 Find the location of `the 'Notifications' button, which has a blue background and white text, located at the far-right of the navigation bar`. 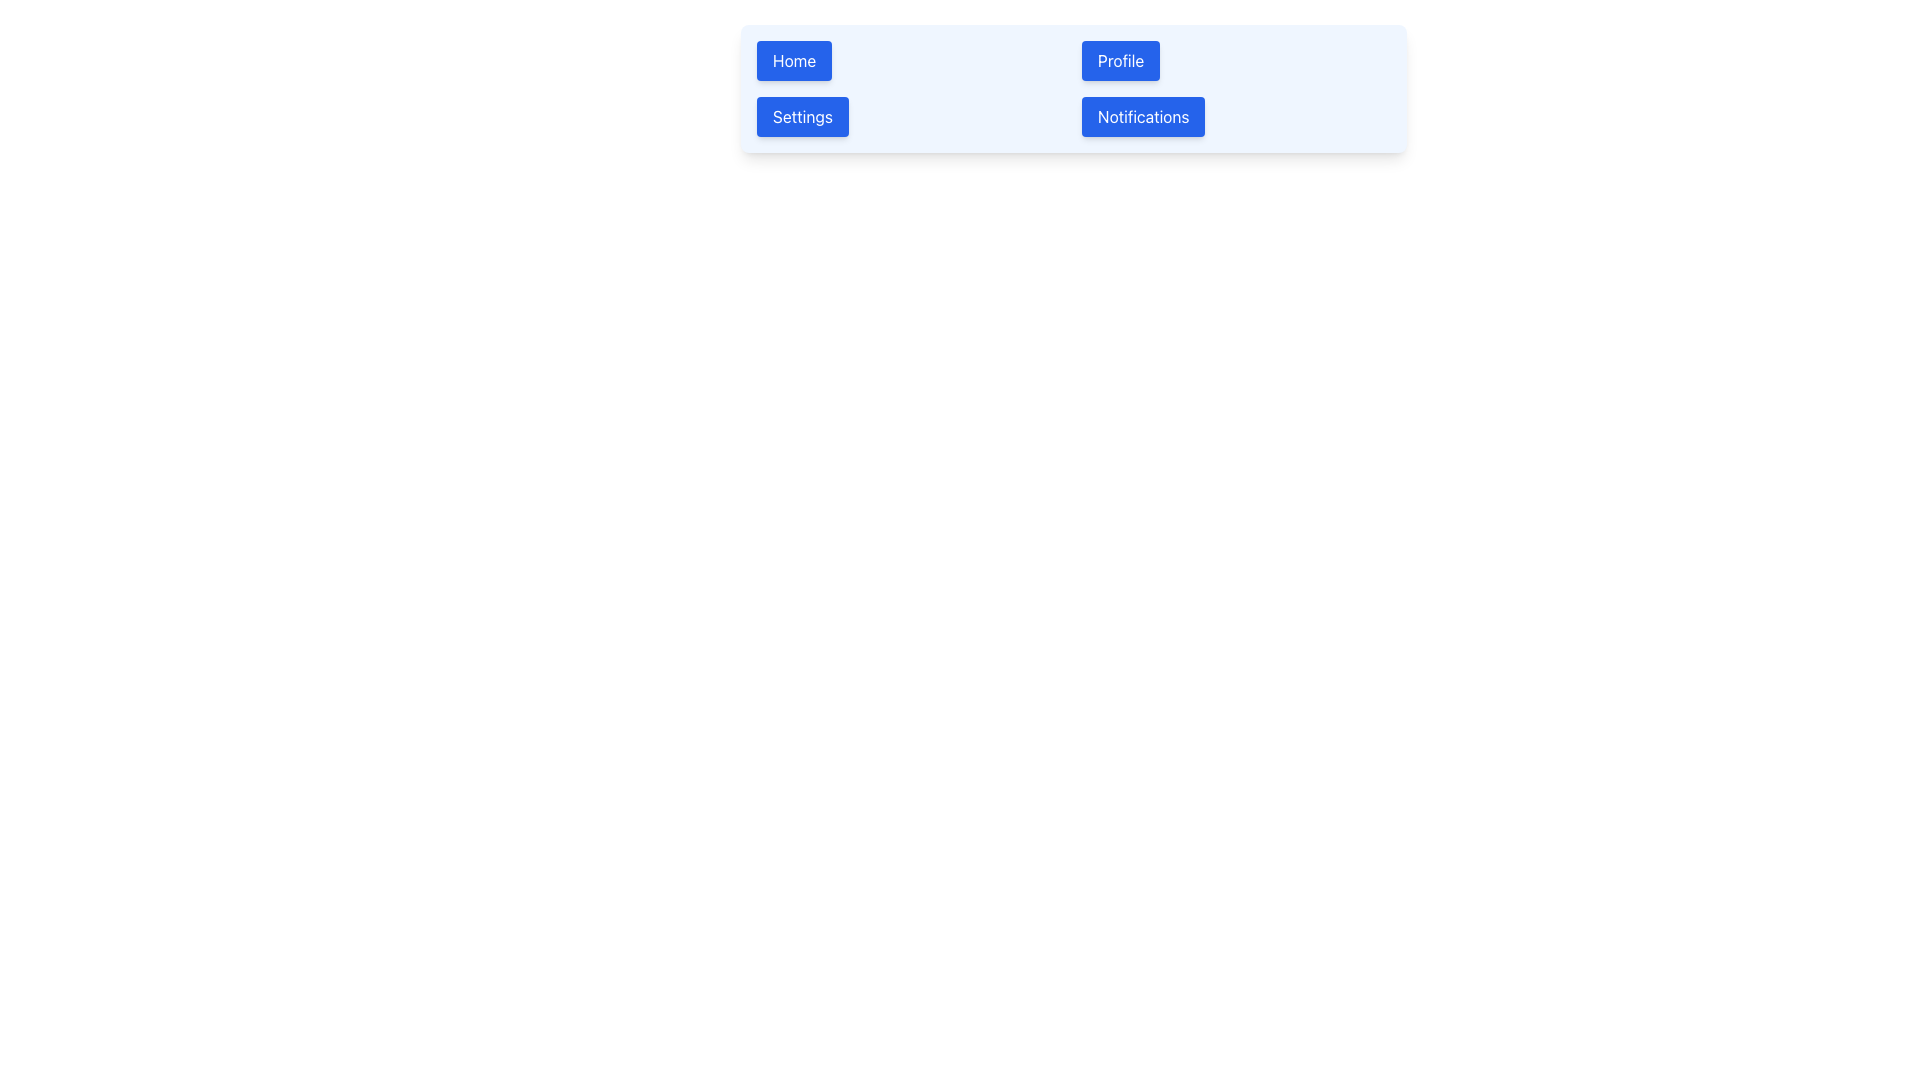

the 'Notifications' button, which has a blue background and white text, located at the far-right of the navigation bar is located at coordinates (1143, 116).